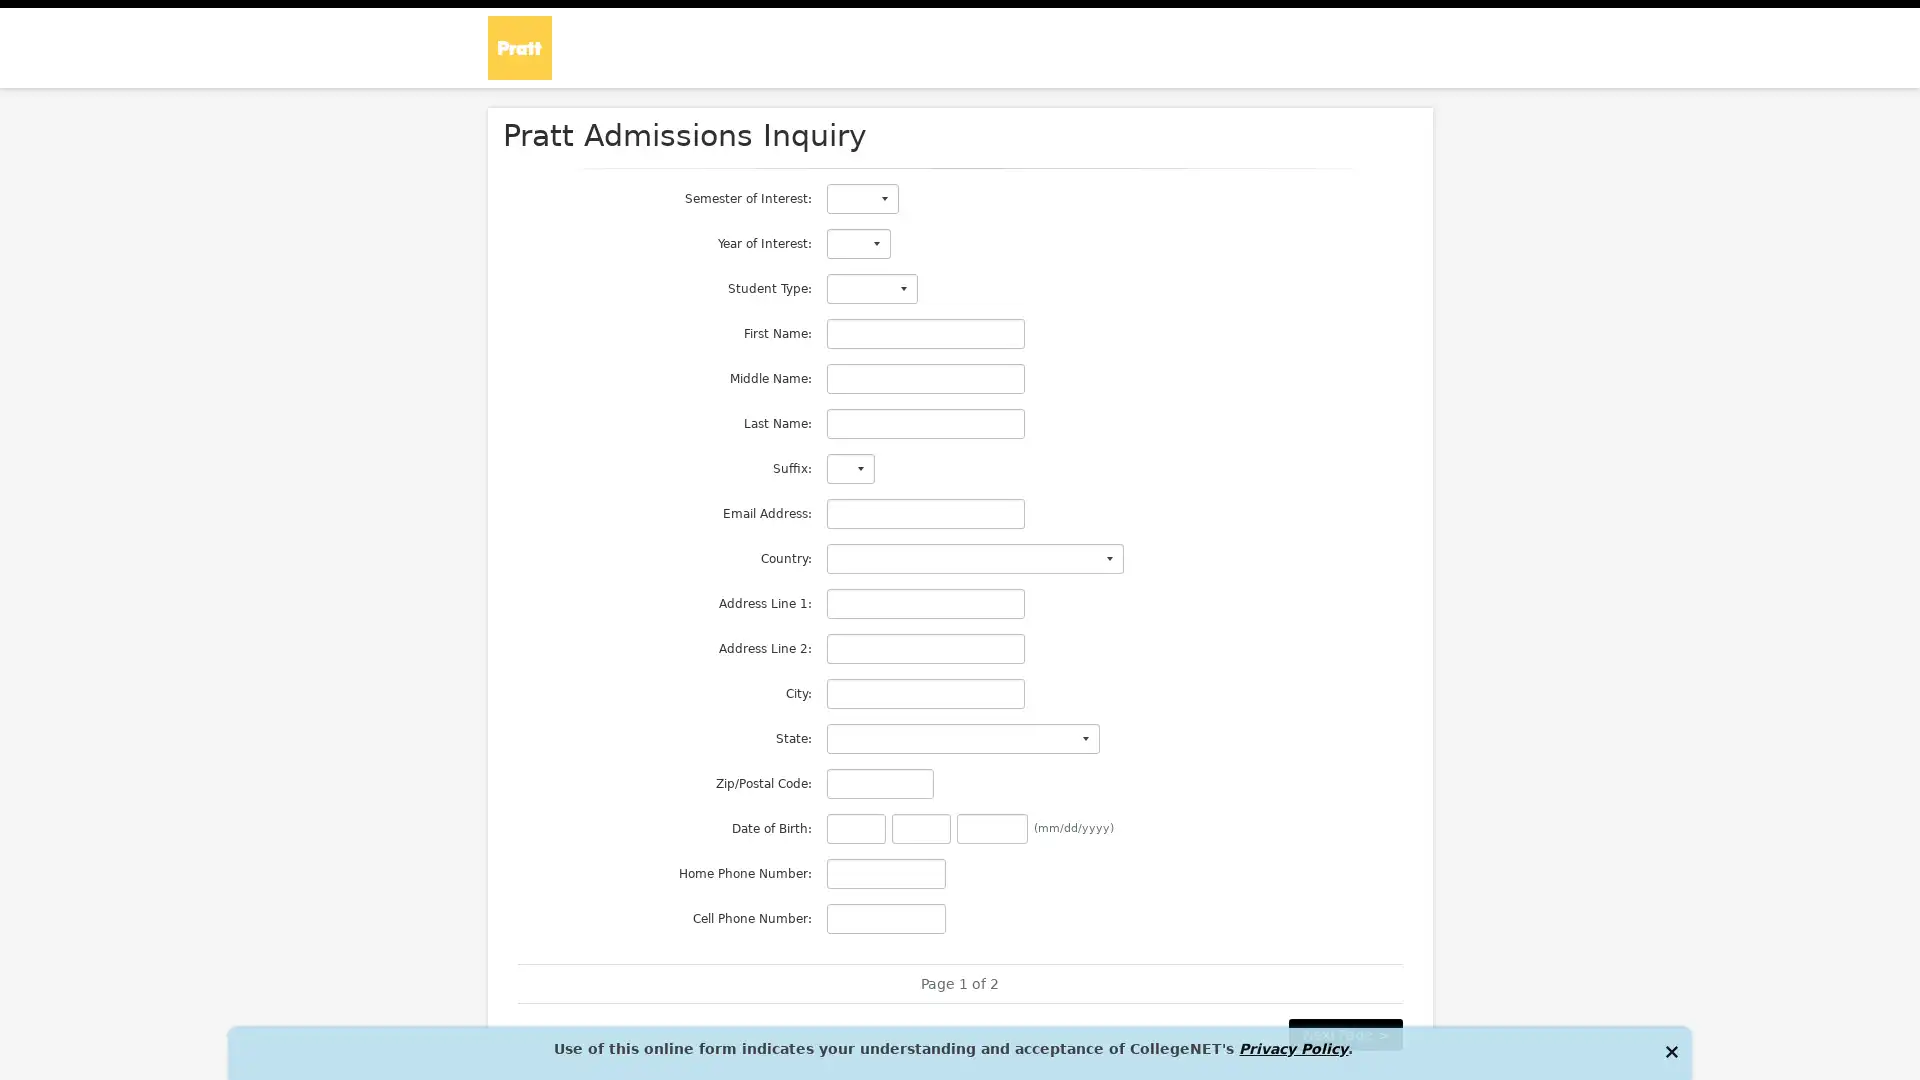  Describe the element at coordinates (1344, 1034) in the screenshot. I see `Next Page >` at that location.